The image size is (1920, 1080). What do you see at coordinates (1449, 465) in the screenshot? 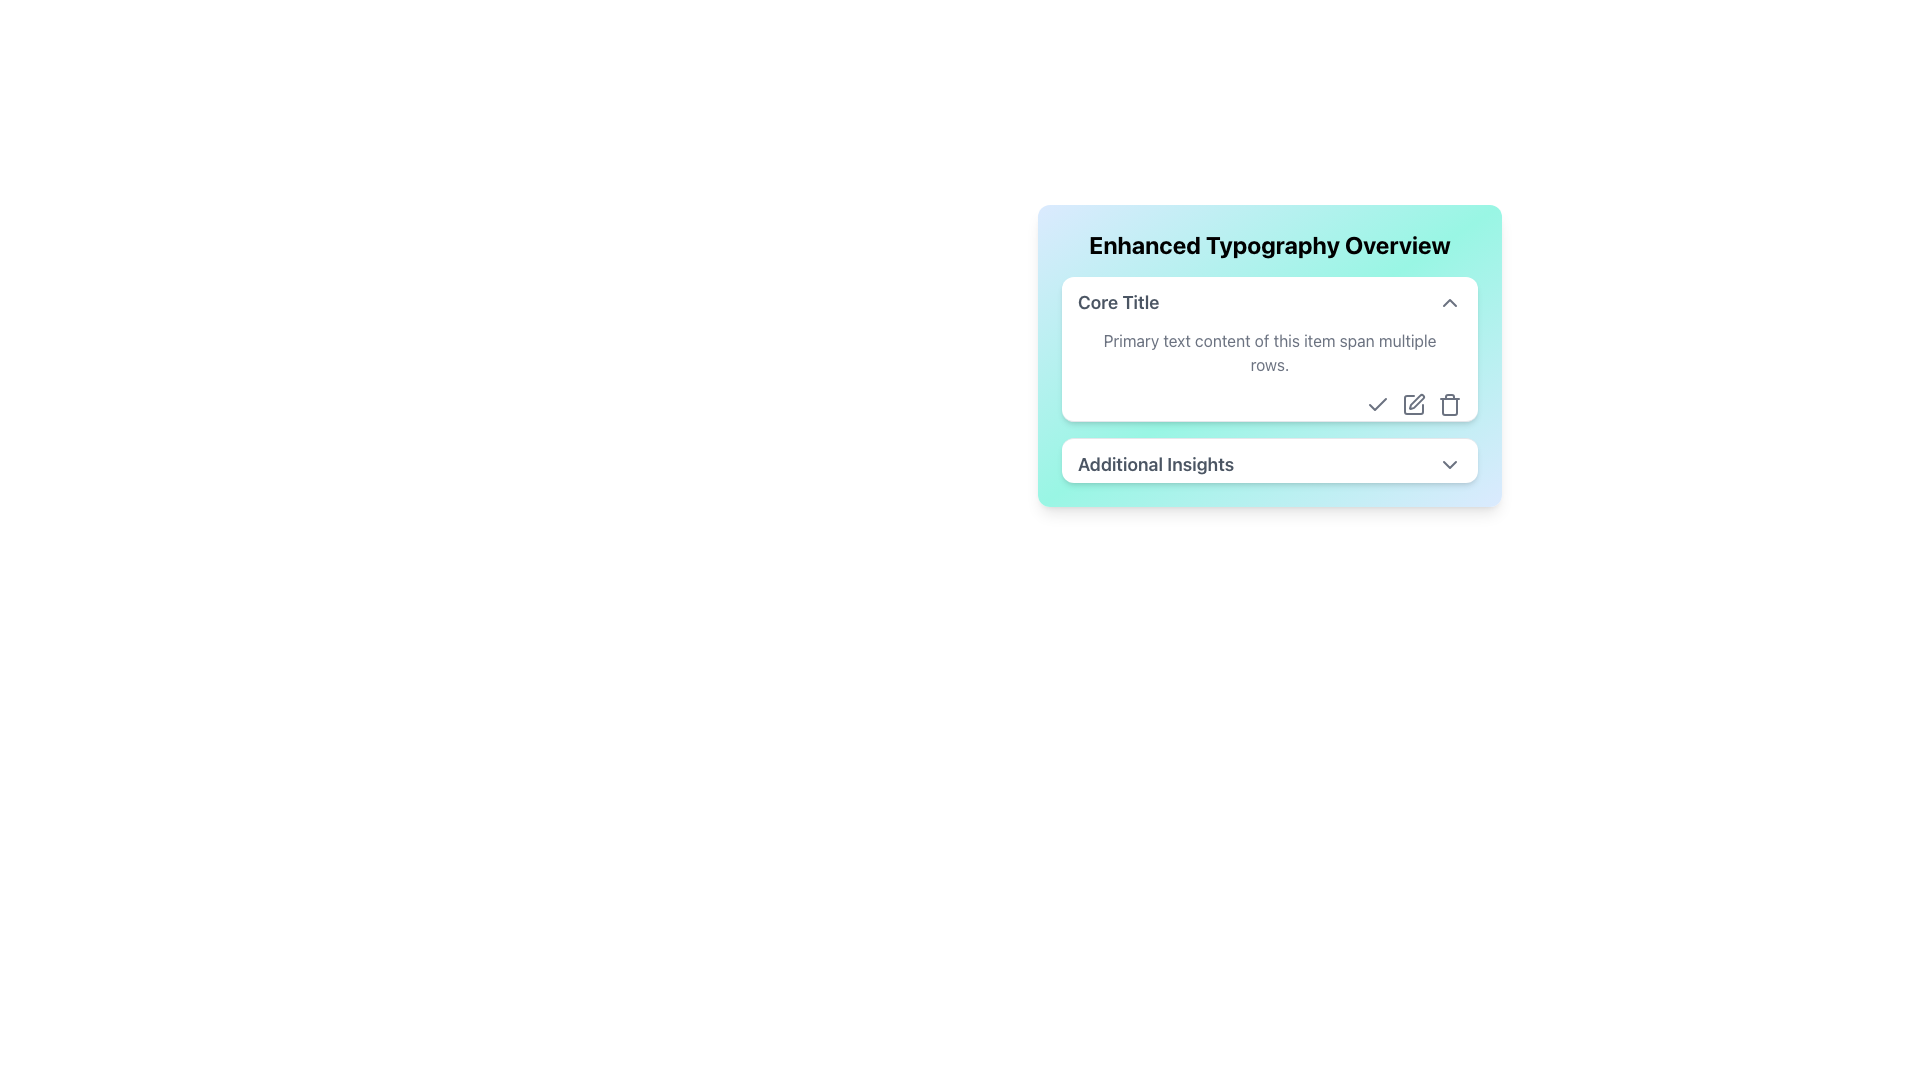
I see `the dropdown toggle button located to the far-right of the row containing the text 'Additional Insights'` at bounding box center [1449, 465].